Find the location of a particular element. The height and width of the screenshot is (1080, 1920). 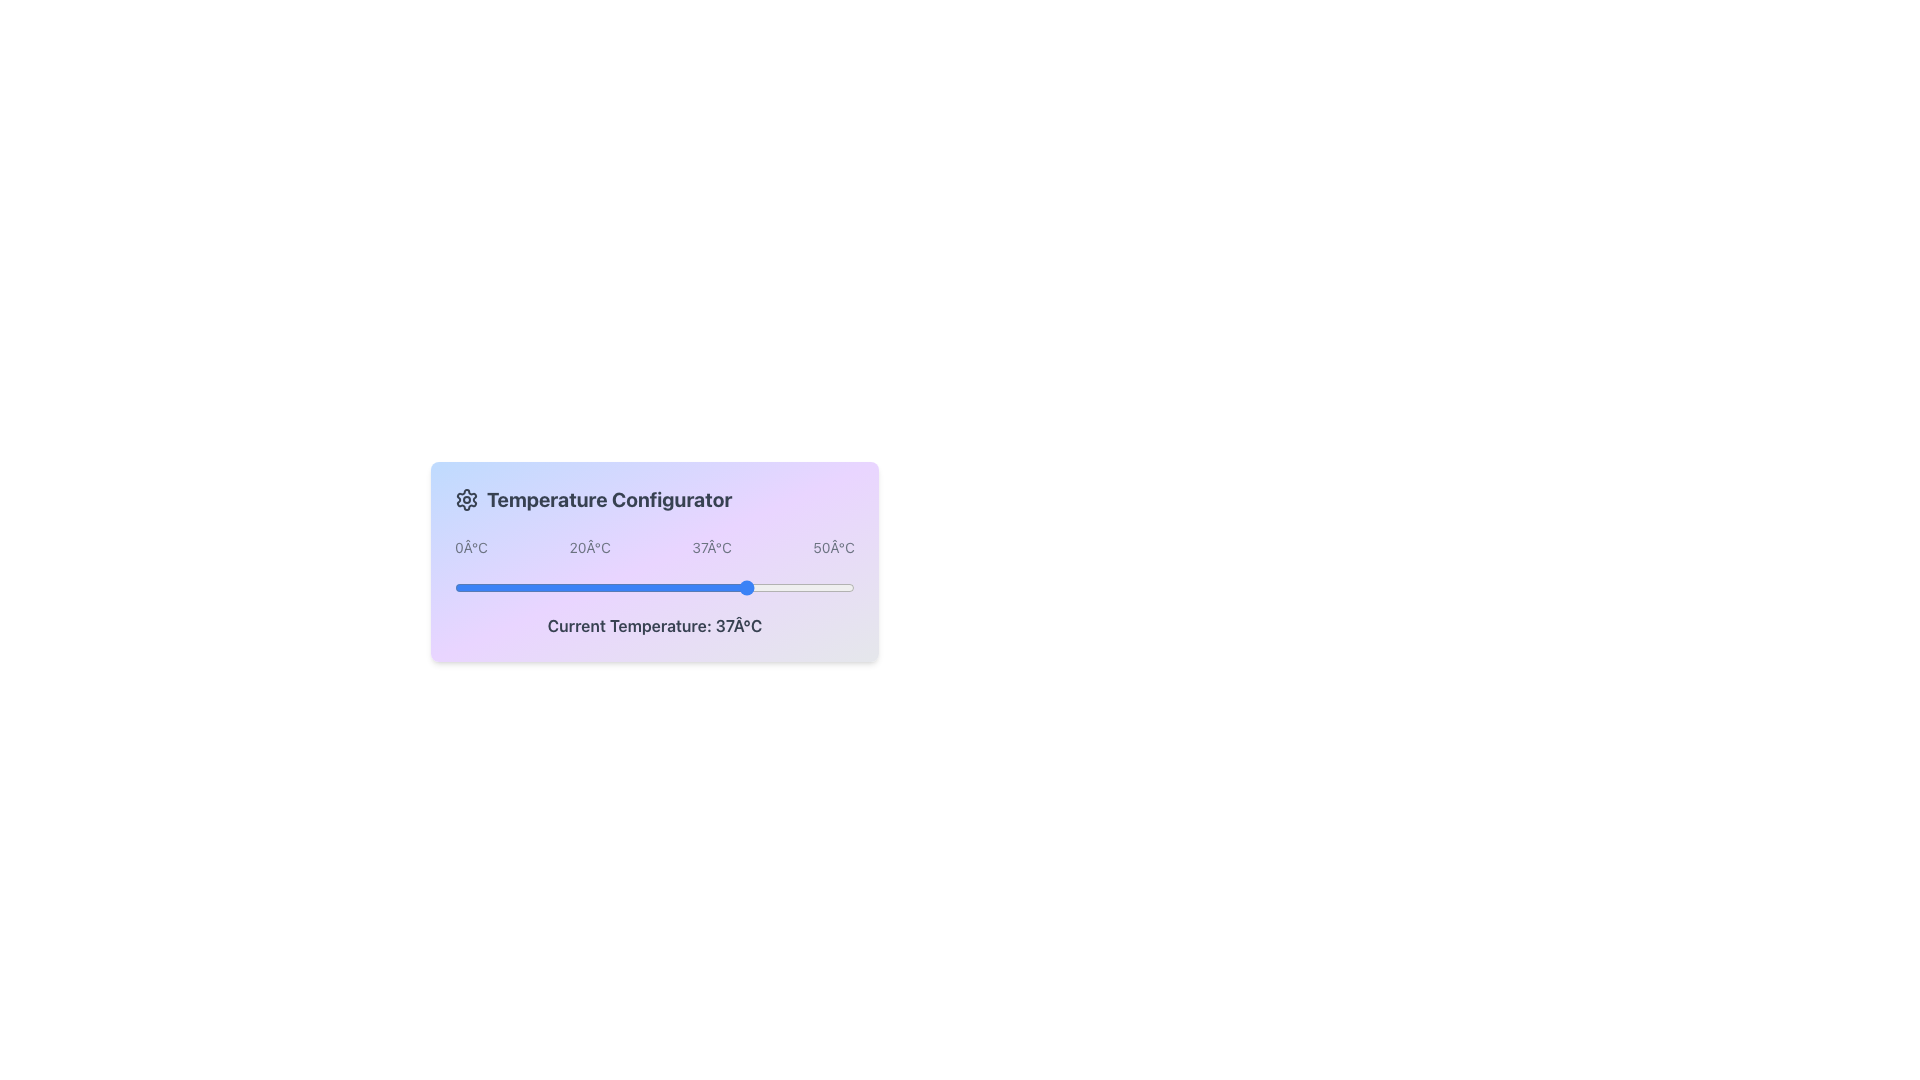

the text display element that shows 'Current Temperature: 37°C', which is styled with a center-aligned, gray-colored font, positioned below the temperature slider in the temperature configuration interface is located at coordinates (654, 624).